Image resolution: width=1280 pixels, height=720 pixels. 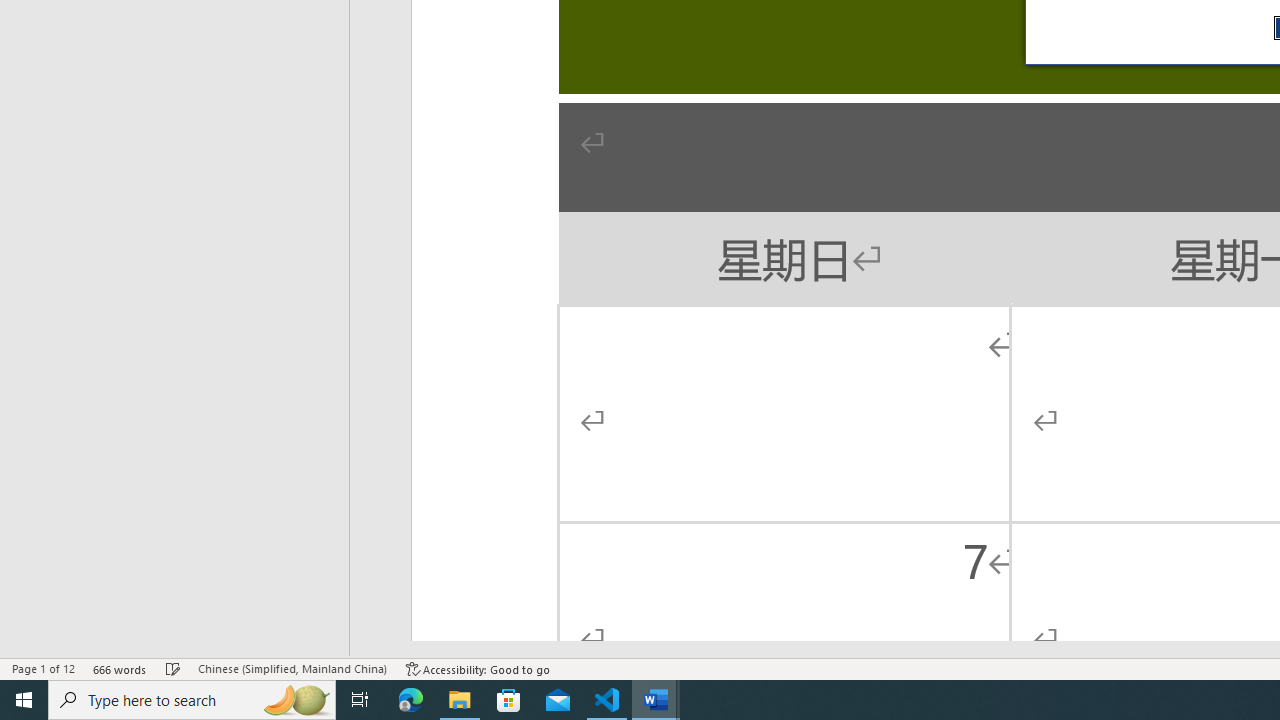 What do you see at coordinates (291, 669) in the screenshot?
I see `'Language Chinese (Simplified, Mainland China)'` at bounding box center [291, 669].